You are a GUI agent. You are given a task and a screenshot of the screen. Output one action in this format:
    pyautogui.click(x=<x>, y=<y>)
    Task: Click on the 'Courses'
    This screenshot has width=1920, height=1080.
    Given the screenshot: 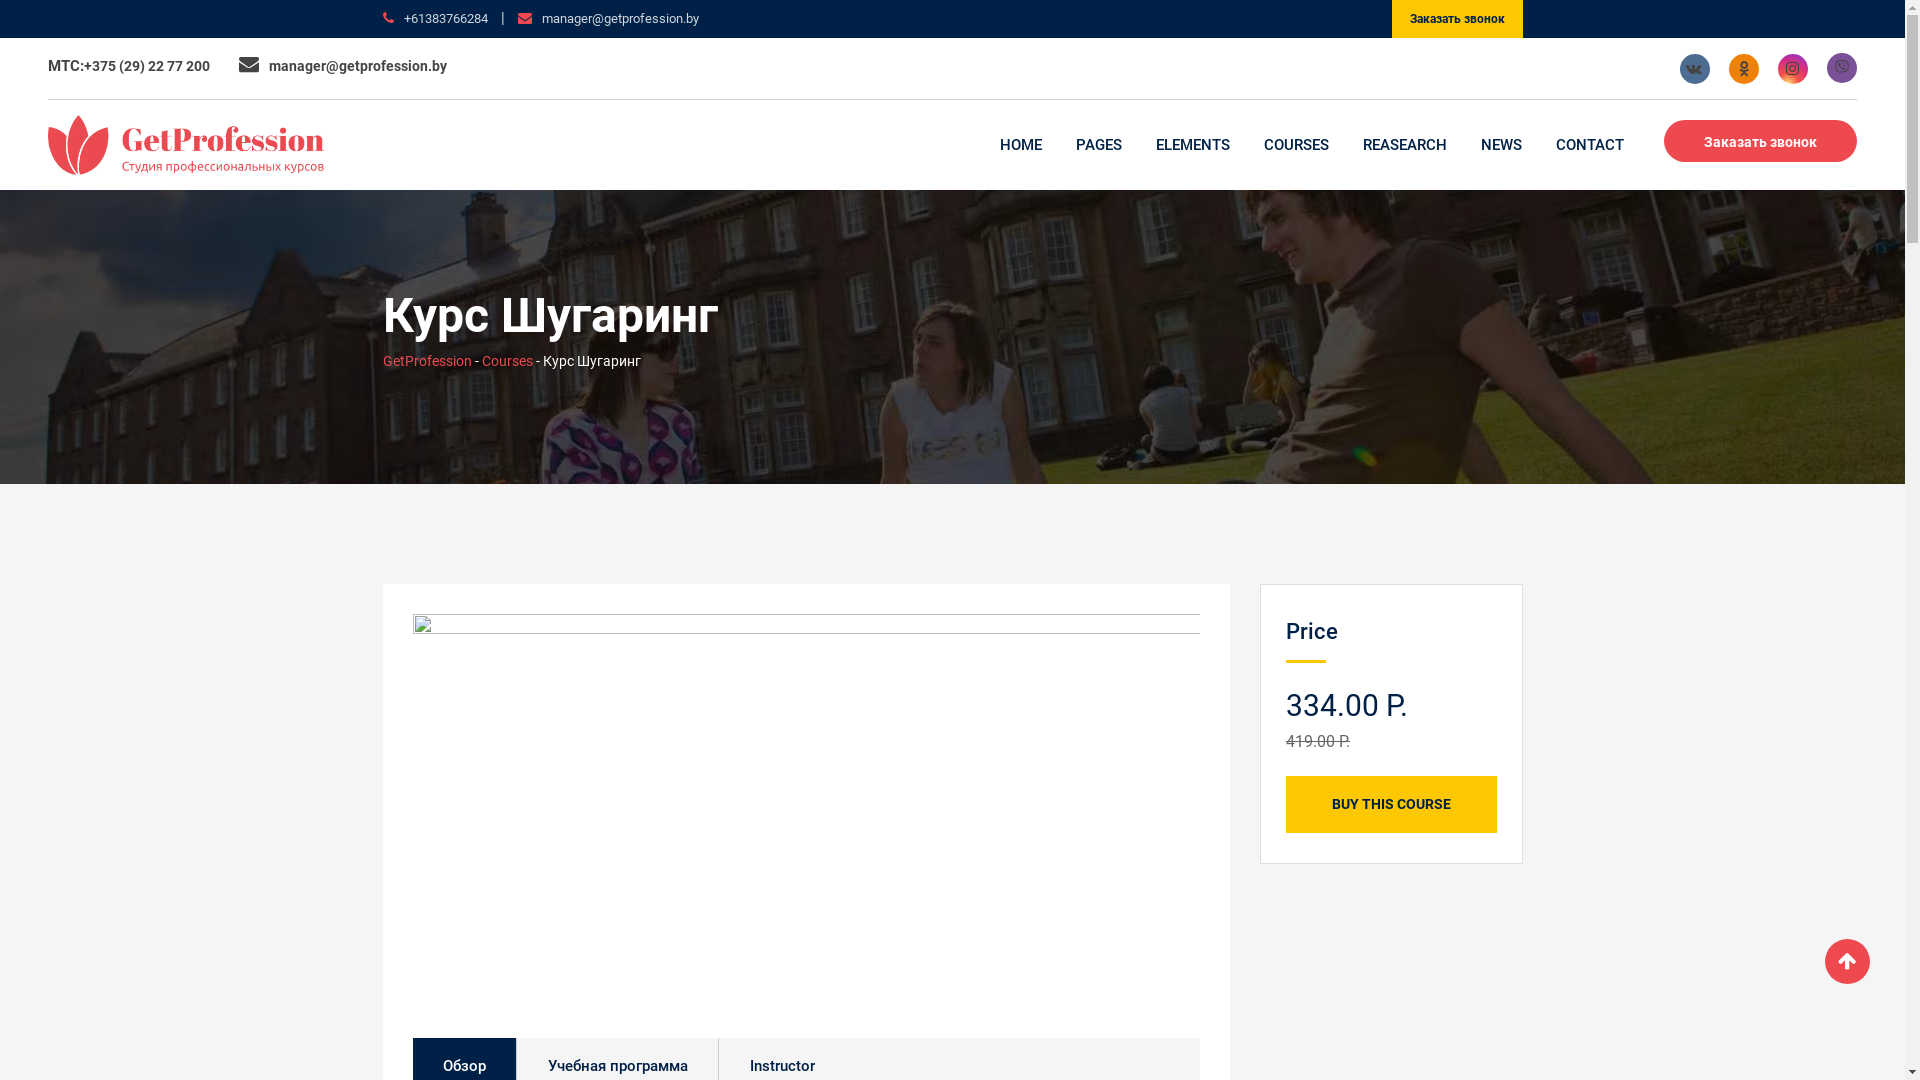 What is the action you would take?
    pyautogui.click(x=481, y=361)
    